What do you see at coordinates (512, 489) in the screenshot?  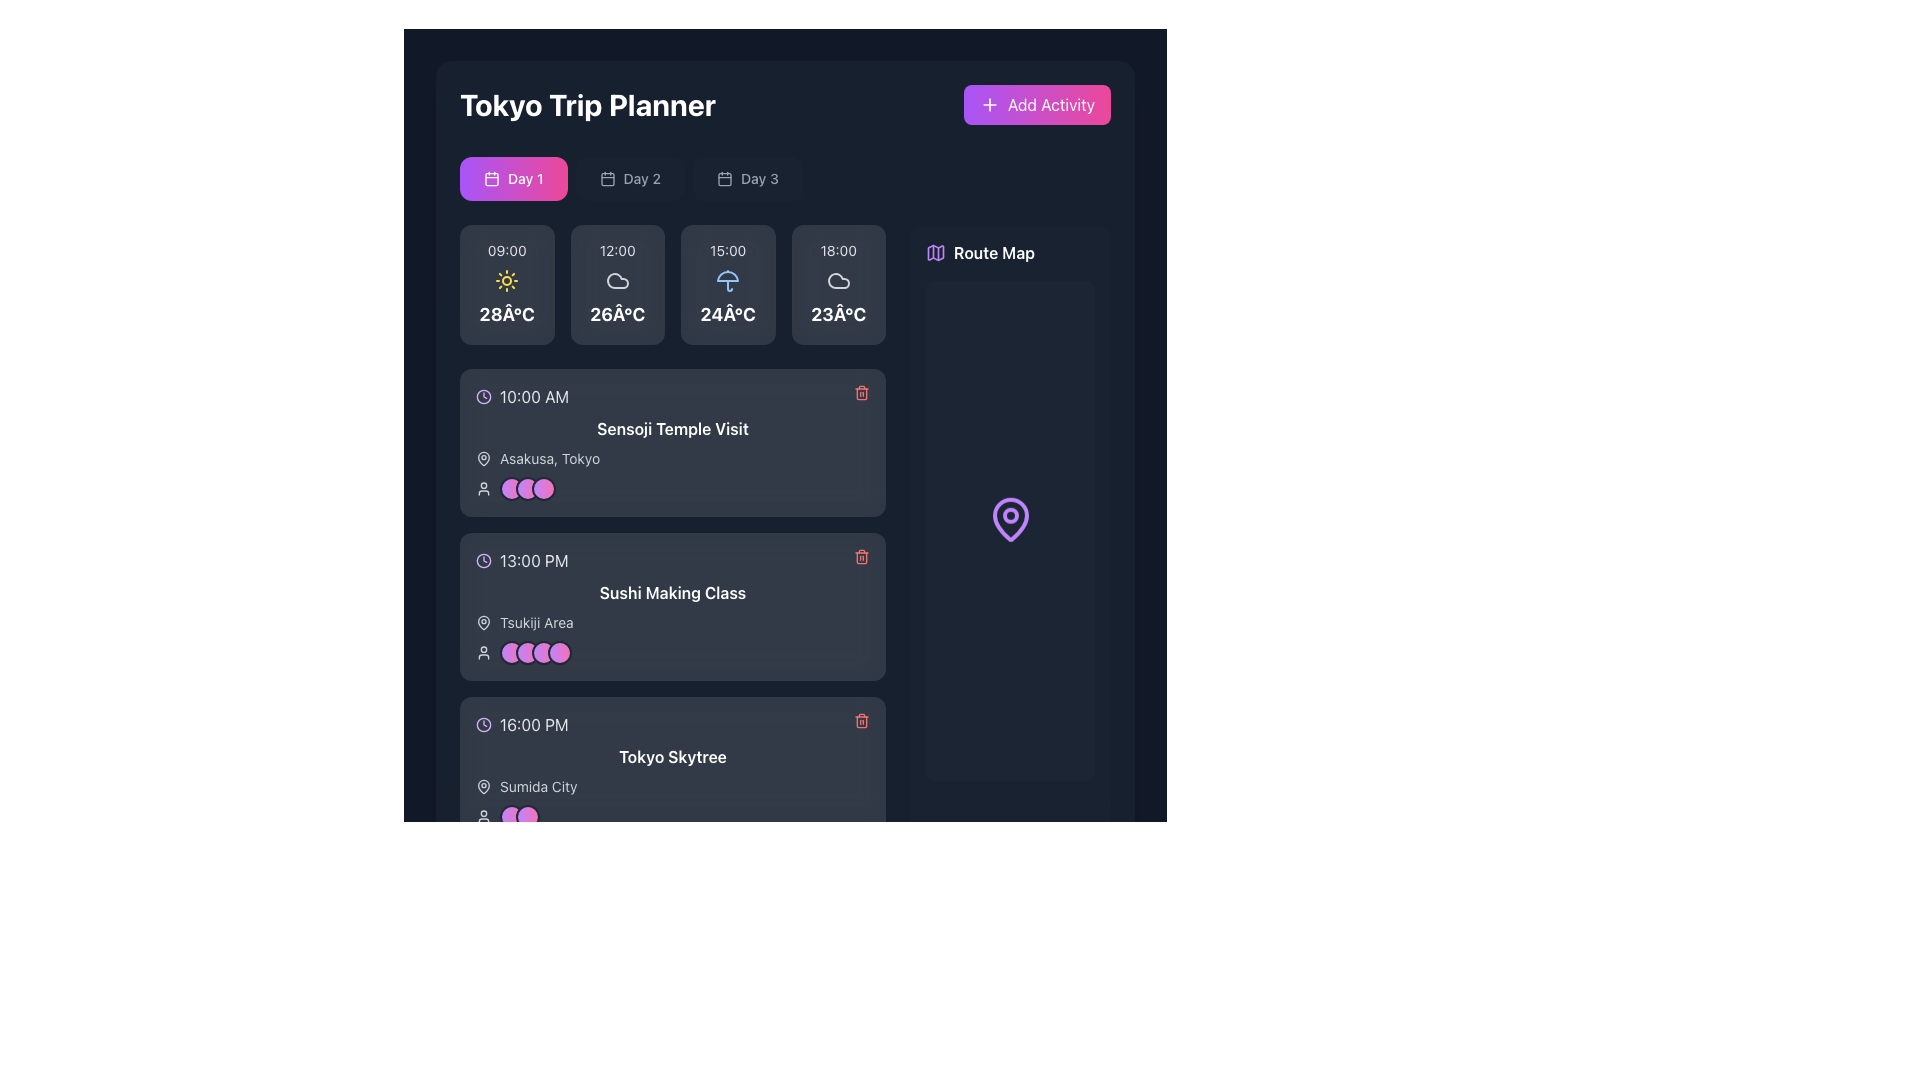 I see `the first circular badge representing the user in the bottom-left section of the '10:00 AM Sensoji Temple Visit' card` at bounding box center [512, 489].